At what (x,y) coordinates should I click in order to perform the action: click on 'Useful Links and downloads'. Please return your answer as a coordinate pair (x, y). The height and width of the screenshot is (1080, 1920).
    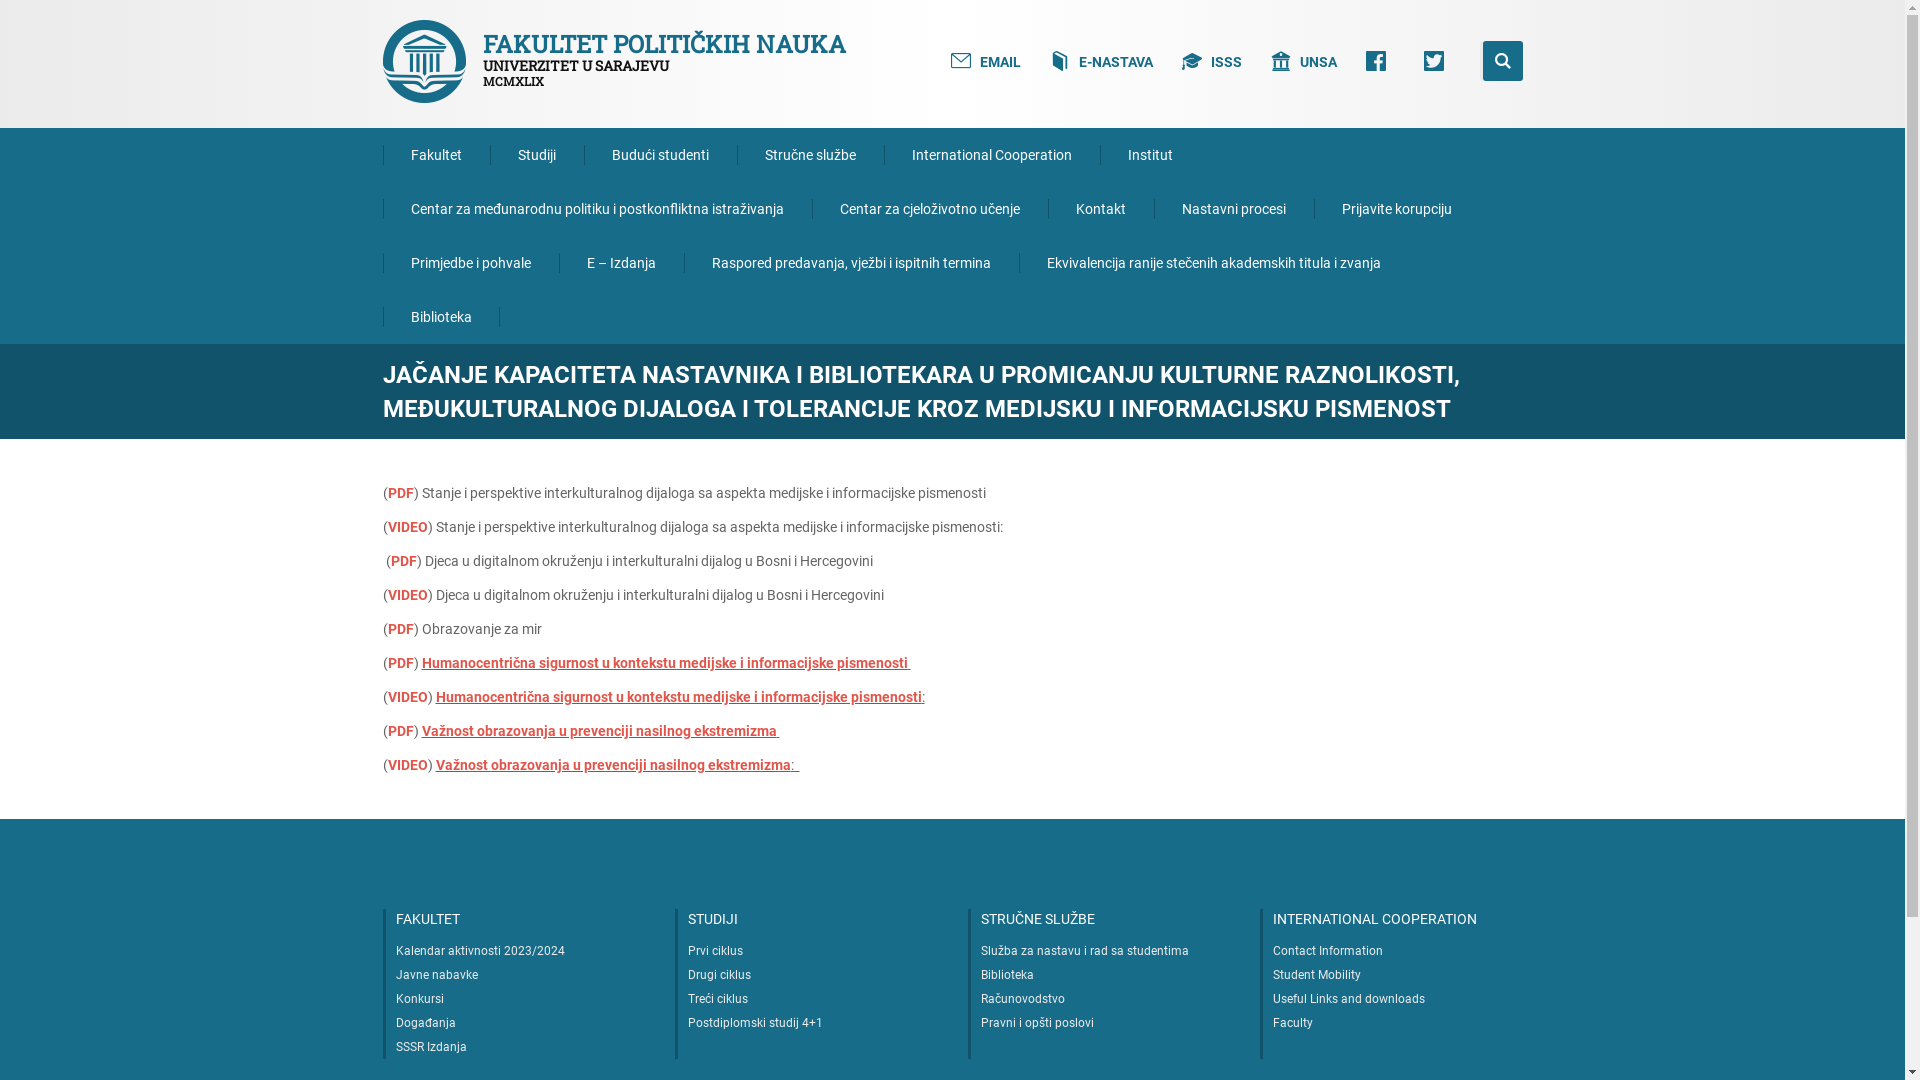
    Looking at the image, I should click on (1348, 999).